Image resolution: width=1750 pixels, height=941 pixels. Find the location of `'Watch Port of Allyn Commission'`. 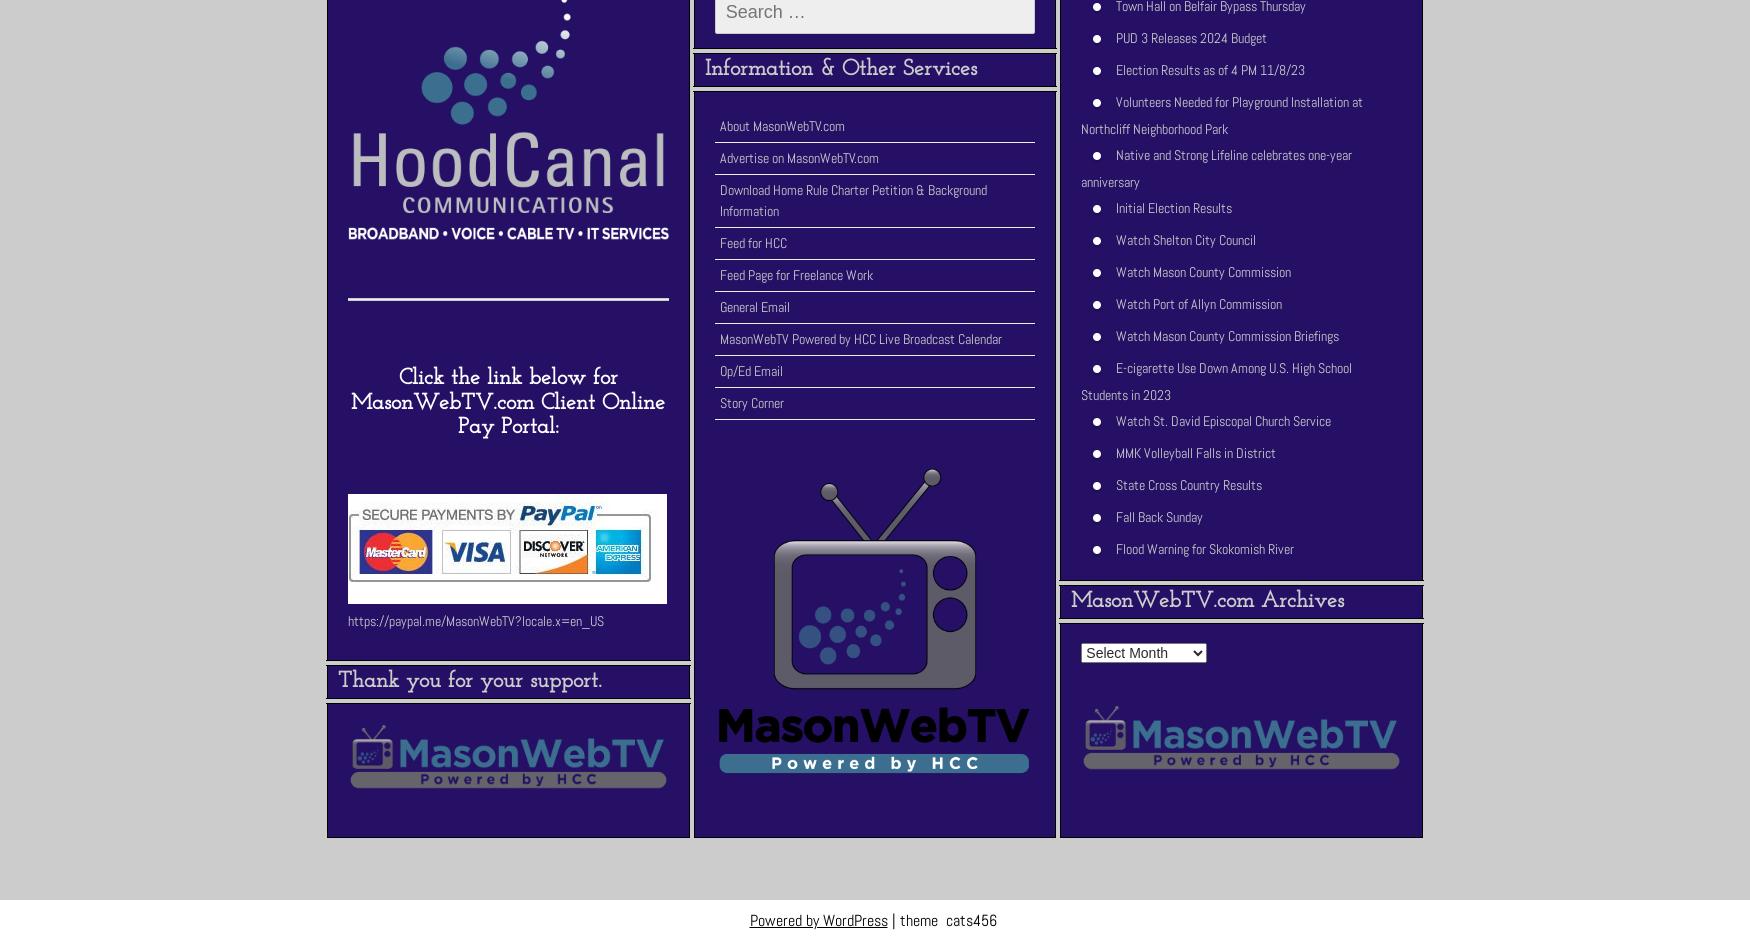

'Watch Port of Allyn Commission' is located at coordinates (1202, 302).